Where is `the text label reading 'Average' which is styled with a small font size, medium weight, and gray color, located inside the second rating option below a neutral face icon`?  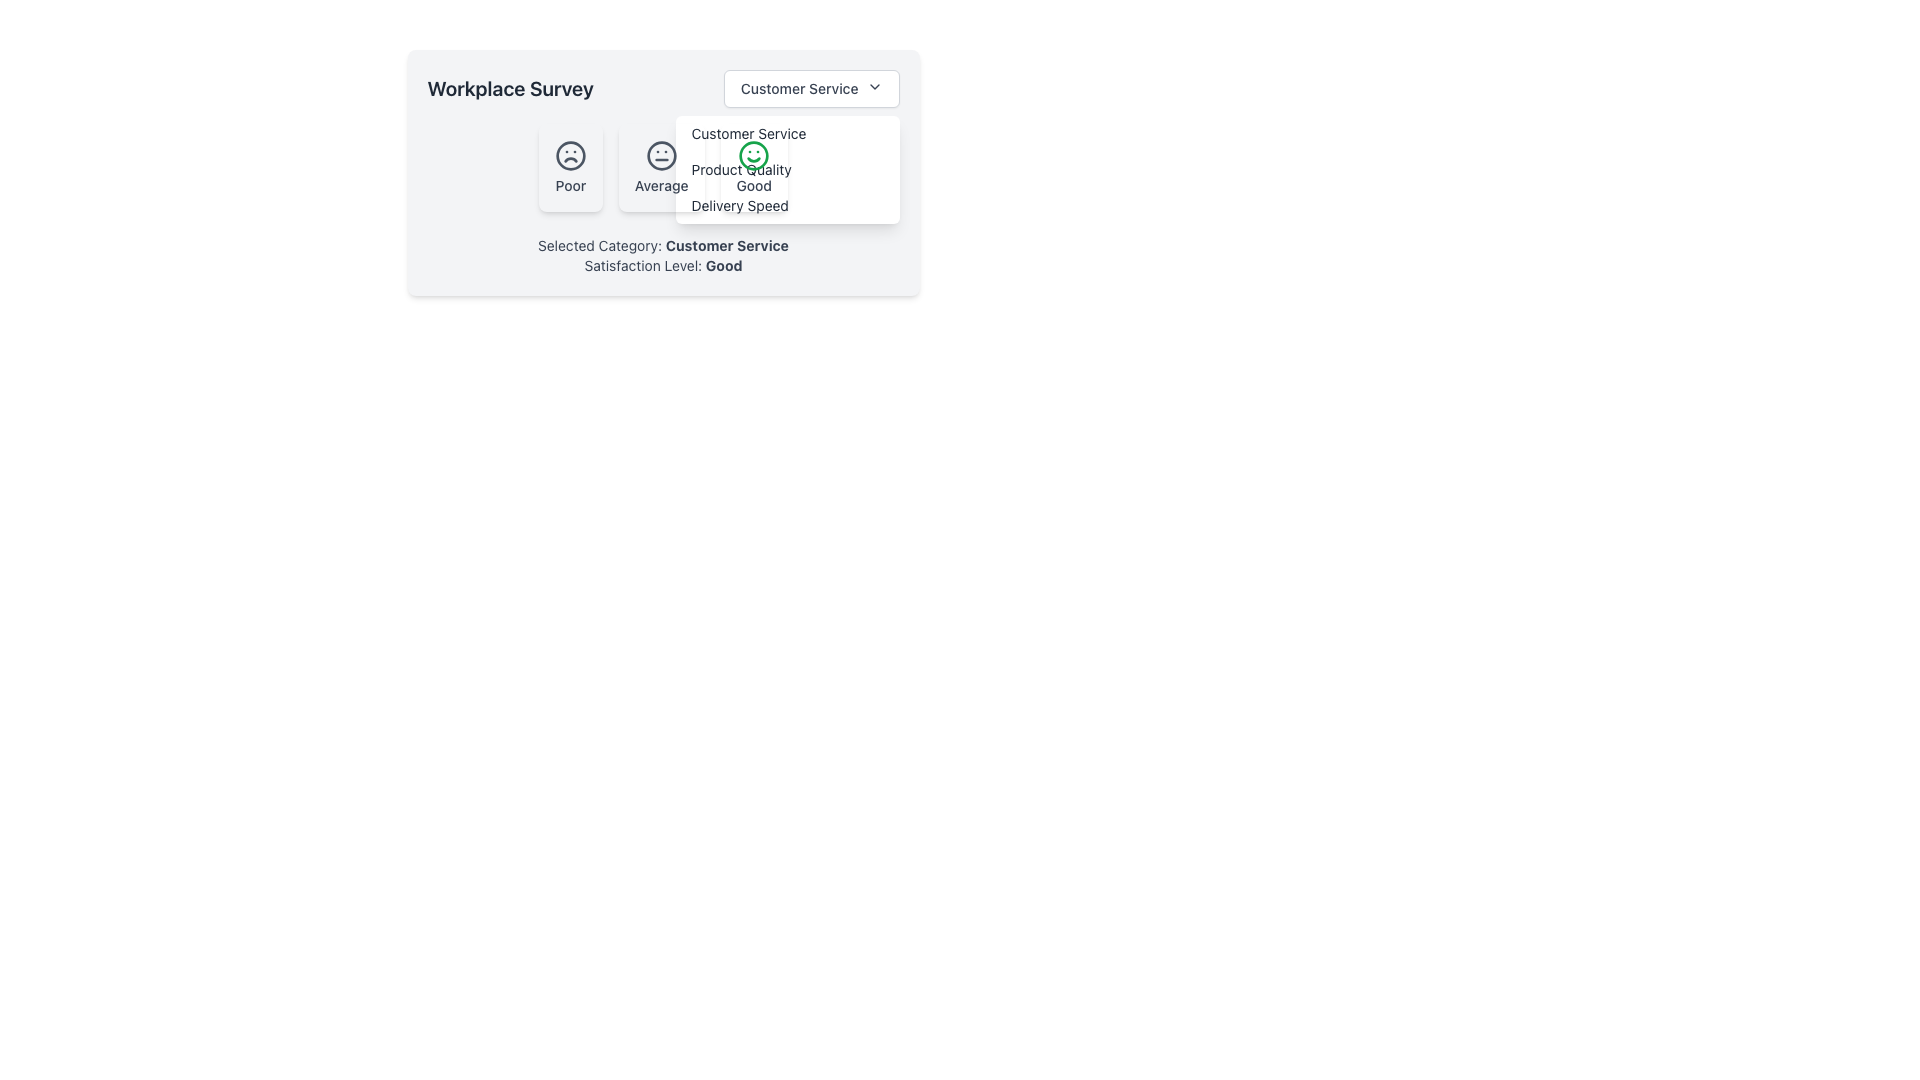 the text label reading 'Average' which is styled with a small font size, medium weight, and gray color, located inside the second rating option below a neutral face icon is located at coordinates (661, 185).